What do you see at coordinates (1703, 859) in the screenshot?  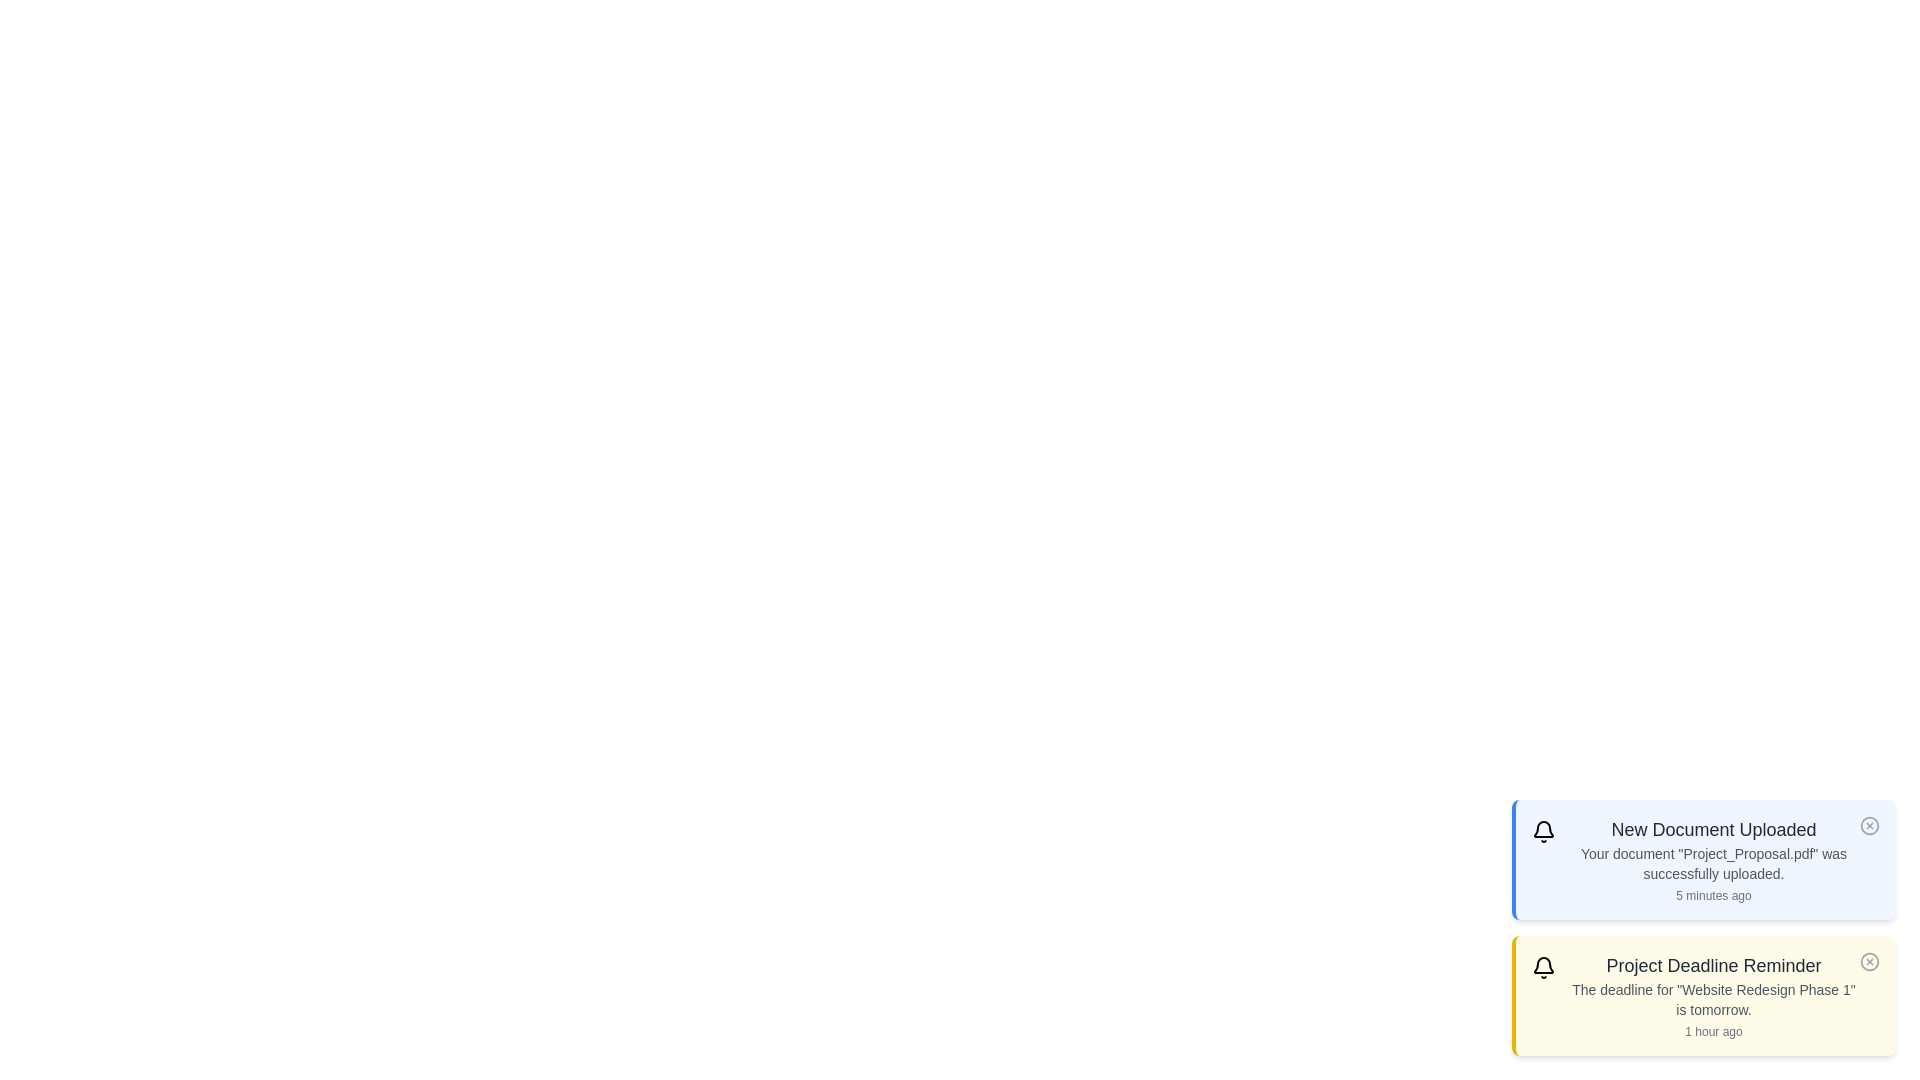 I see `the alert titled 'New Document Uploaded' to observe its hover effect` at bounding box center [1703, 859].